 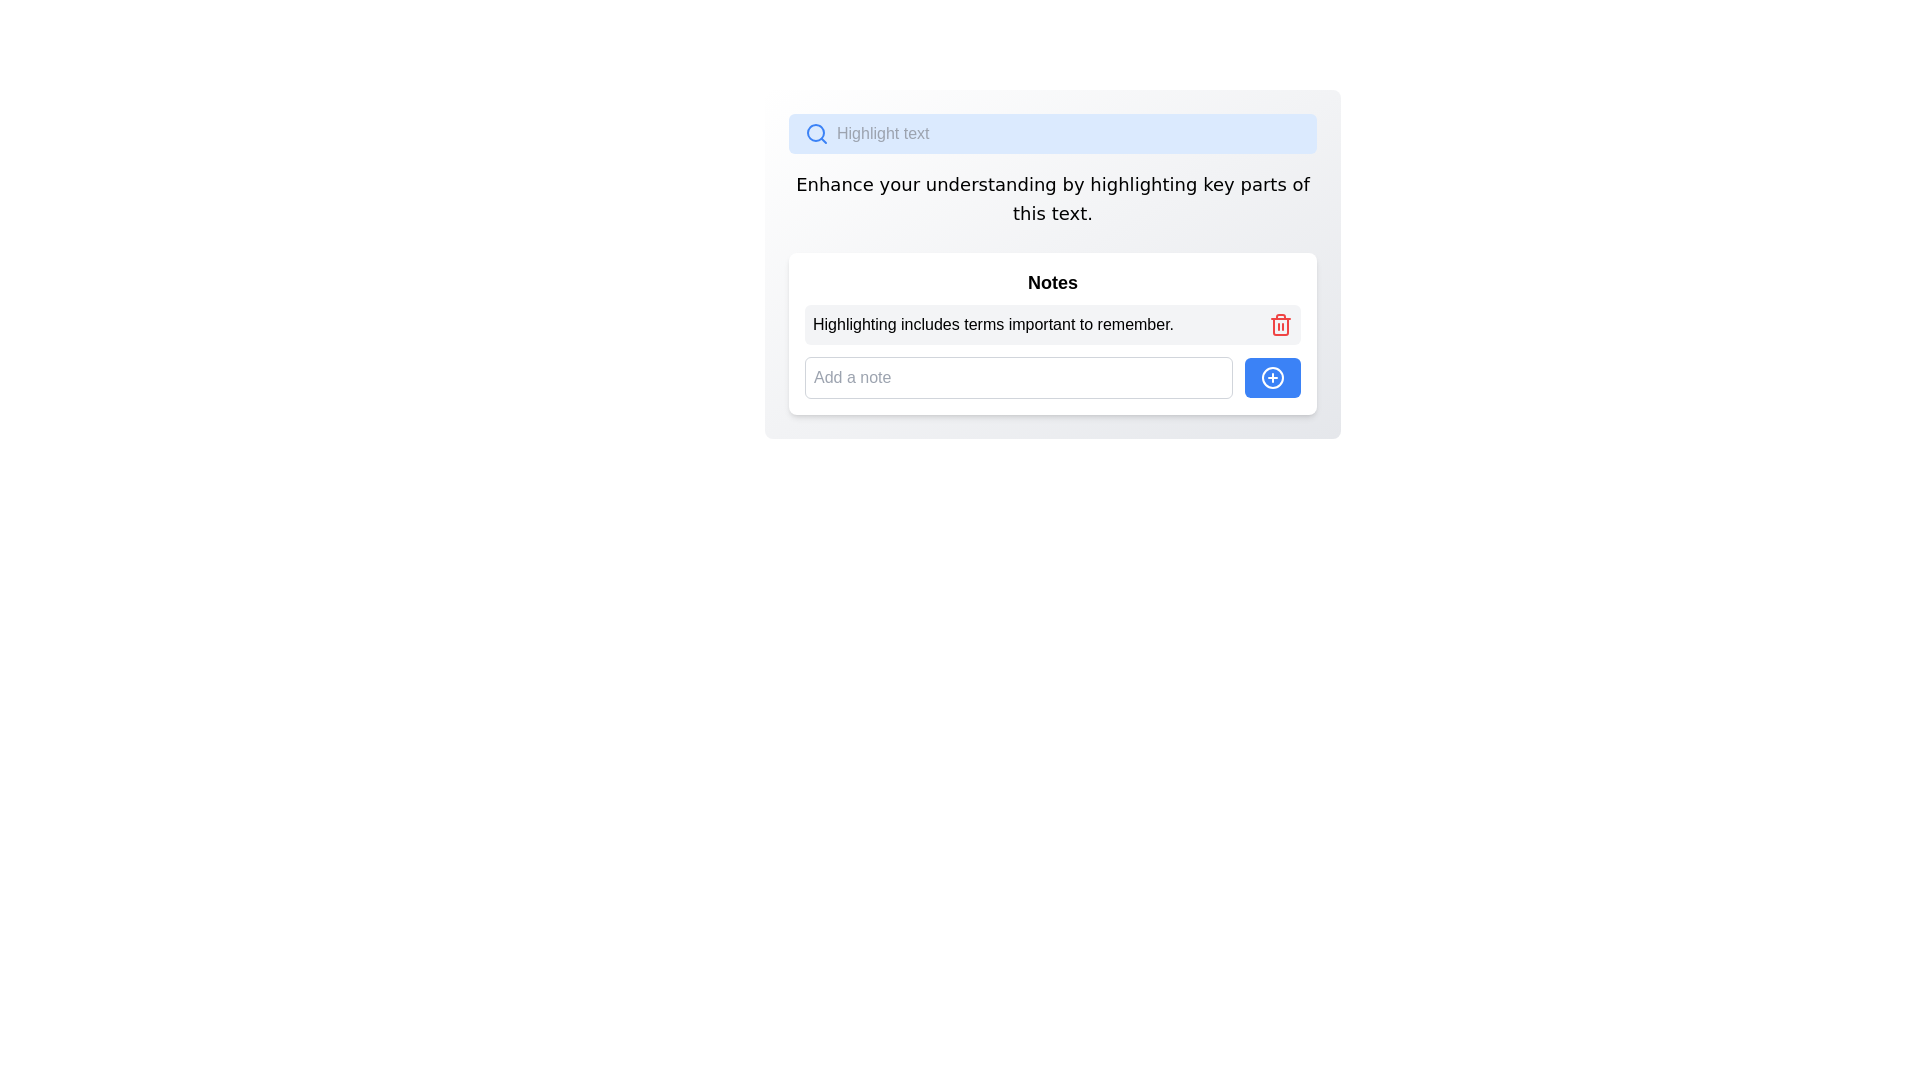 What do you see at coordinates (1094, 184) in the screenshot?
I see `the character 'h' in the word 'highlighting' of the sentence 'Enhance your understanding by highlighting key parts of this text.'` at bounding box center [1094, 184].